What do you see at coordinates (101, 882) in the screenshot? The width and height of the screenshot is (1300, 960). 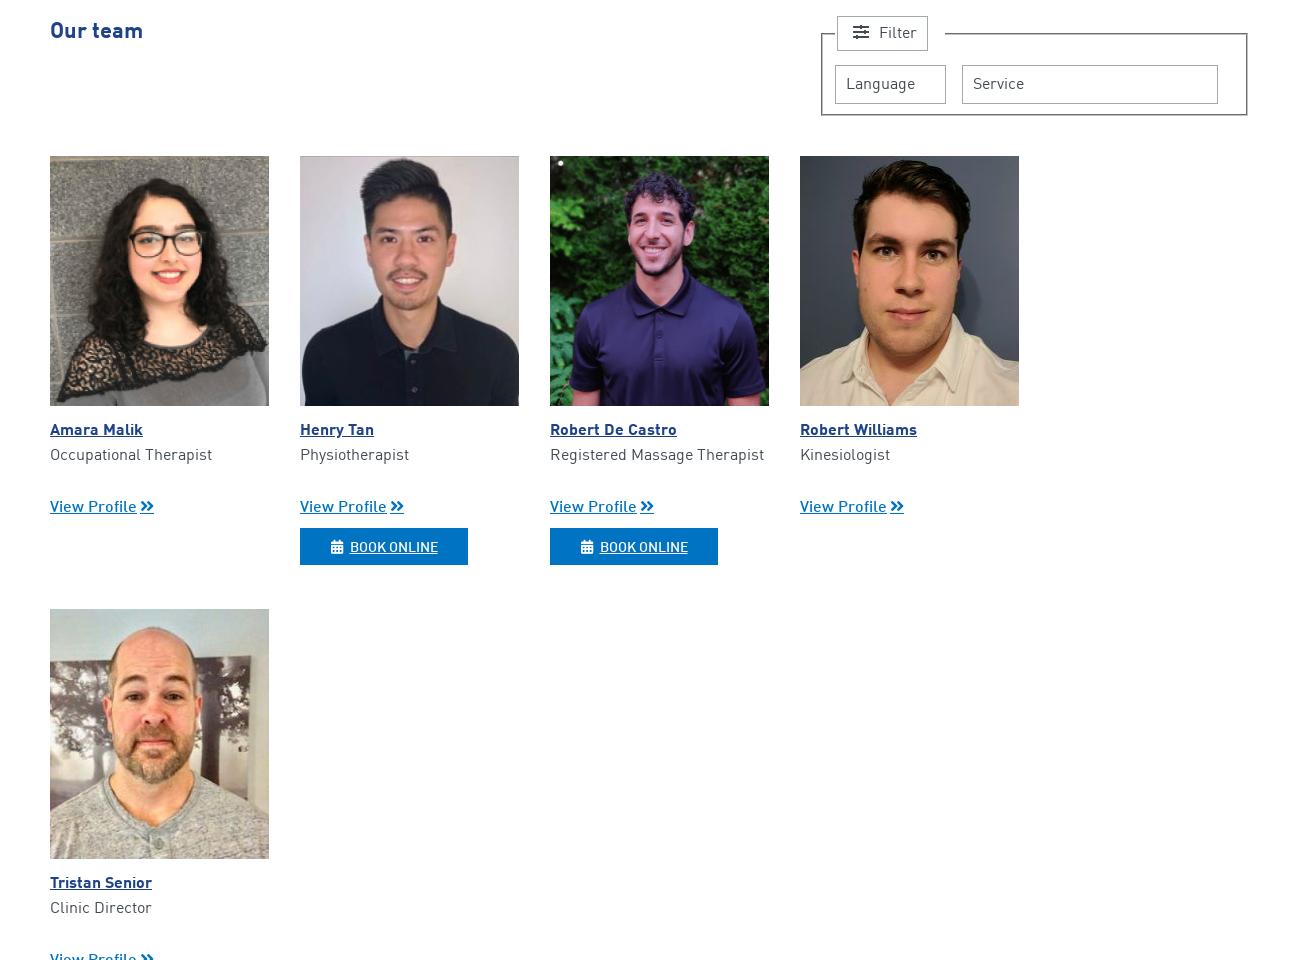 I see `'Tristan Senior'` at bounding box center [101, 882].